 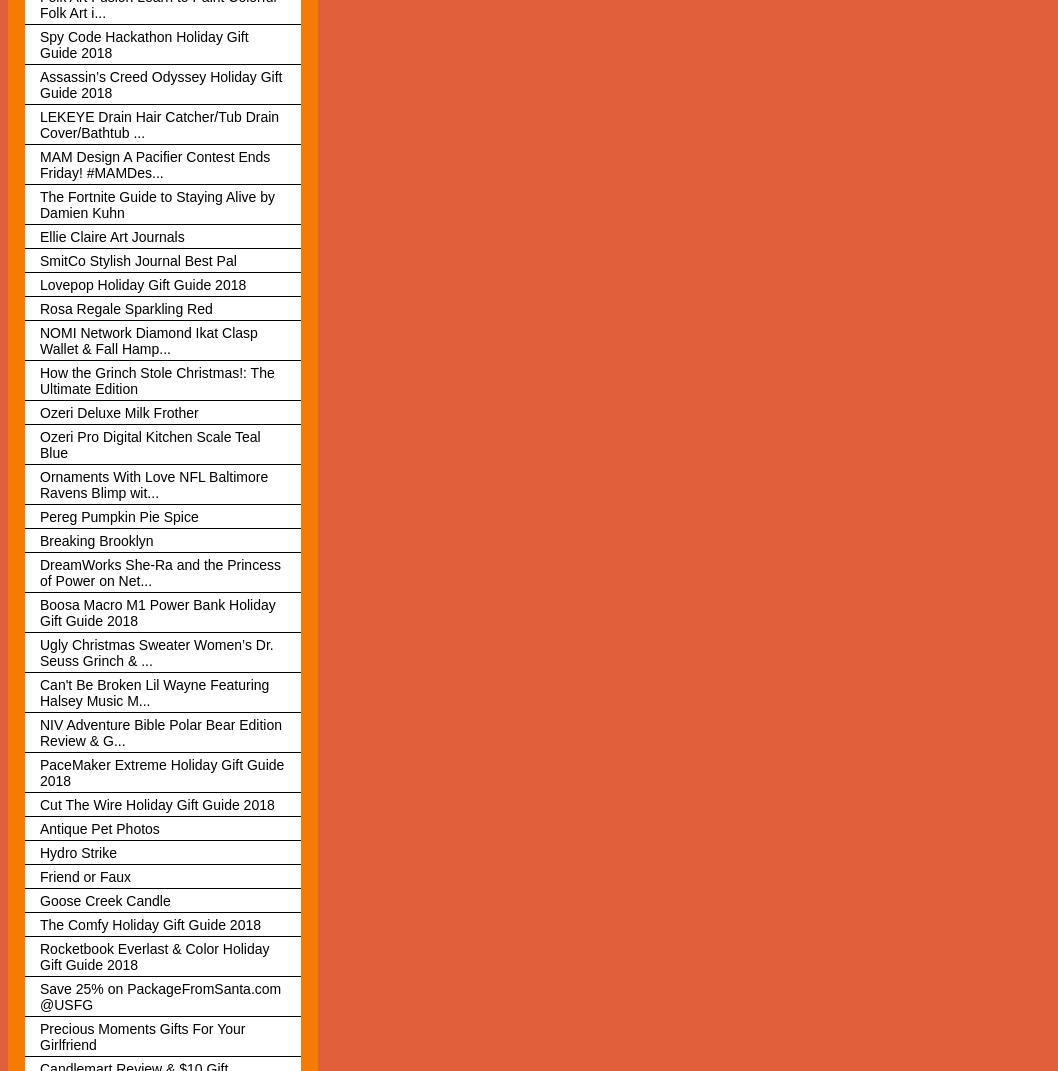 I want to click on 'Ozeri Pro Digital Kitchen Scale Teal Blue', so click(x=149, y=444).